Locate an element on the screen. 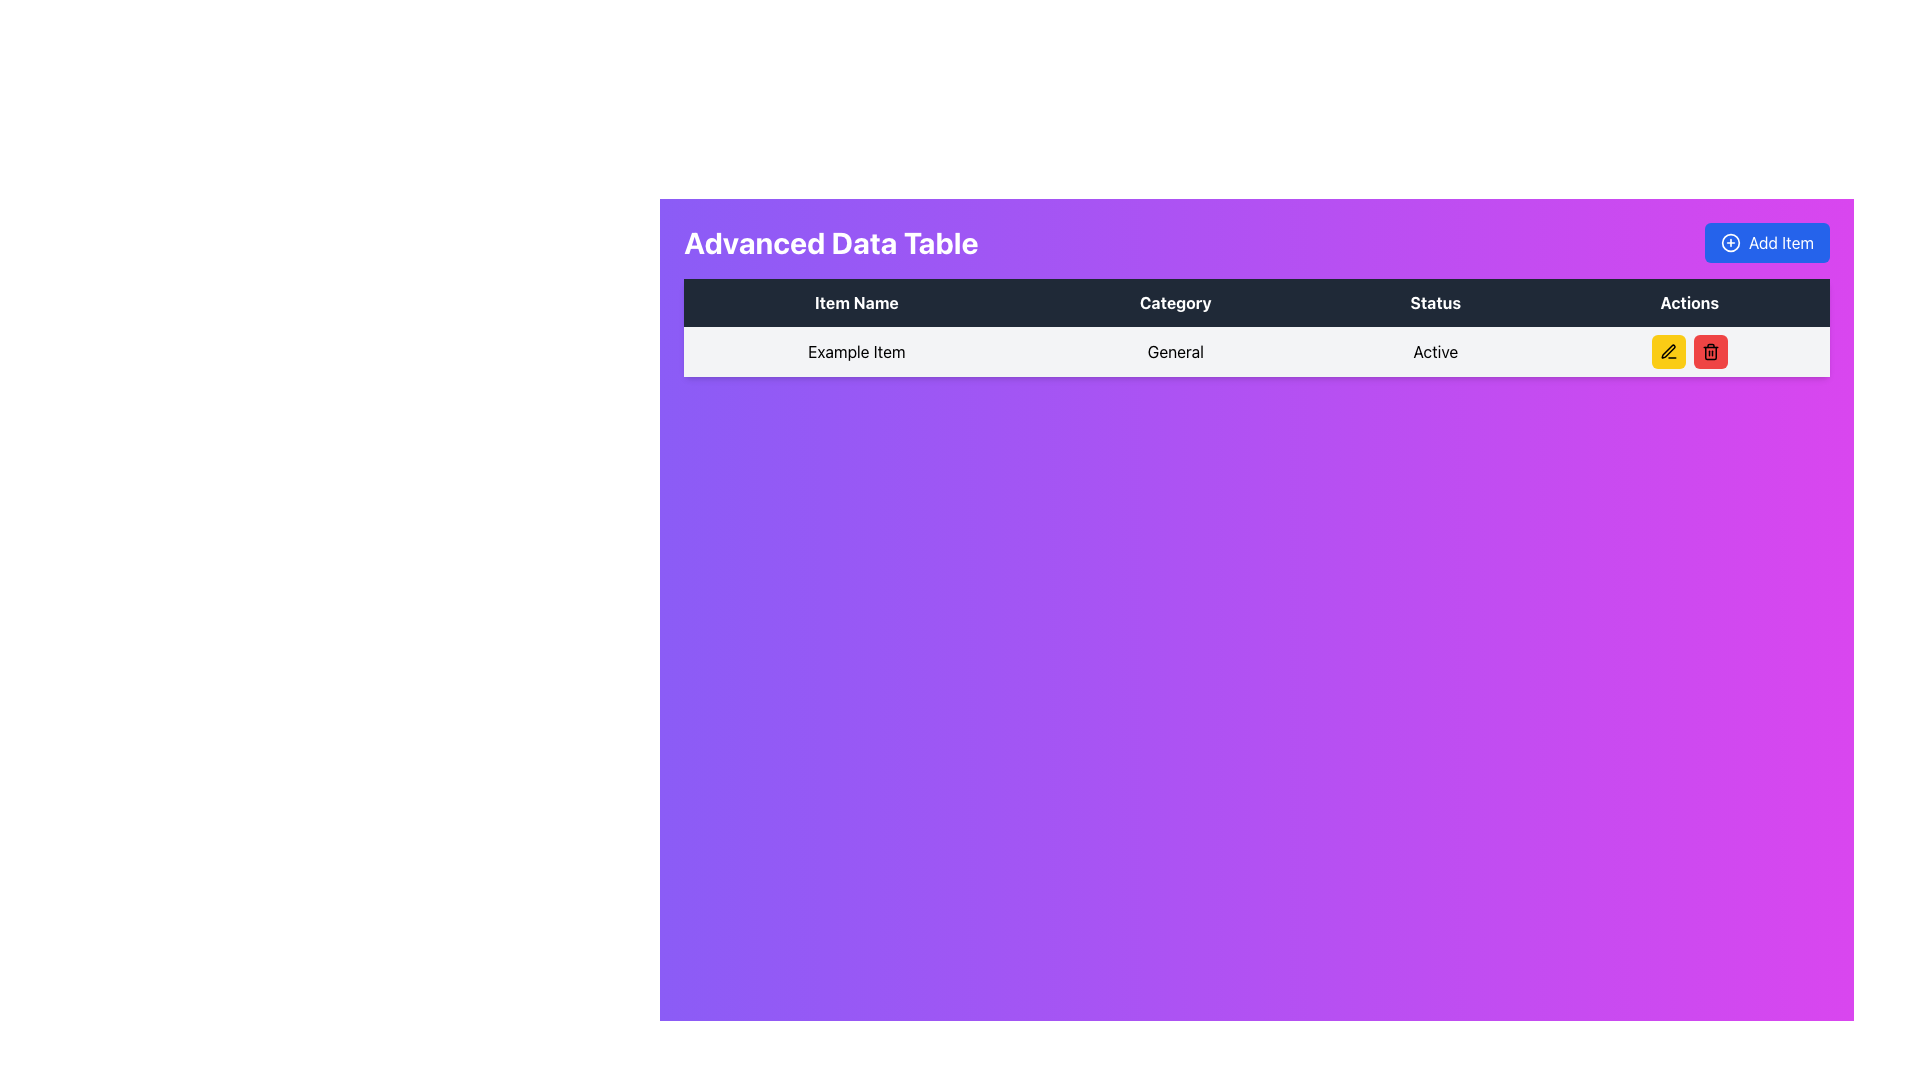  the 'Status' label in the third column of the table header, which precedes the 'Actions' column and follows the 'Item Name' and 'Category' columns is located at coordinates (1434, 303).